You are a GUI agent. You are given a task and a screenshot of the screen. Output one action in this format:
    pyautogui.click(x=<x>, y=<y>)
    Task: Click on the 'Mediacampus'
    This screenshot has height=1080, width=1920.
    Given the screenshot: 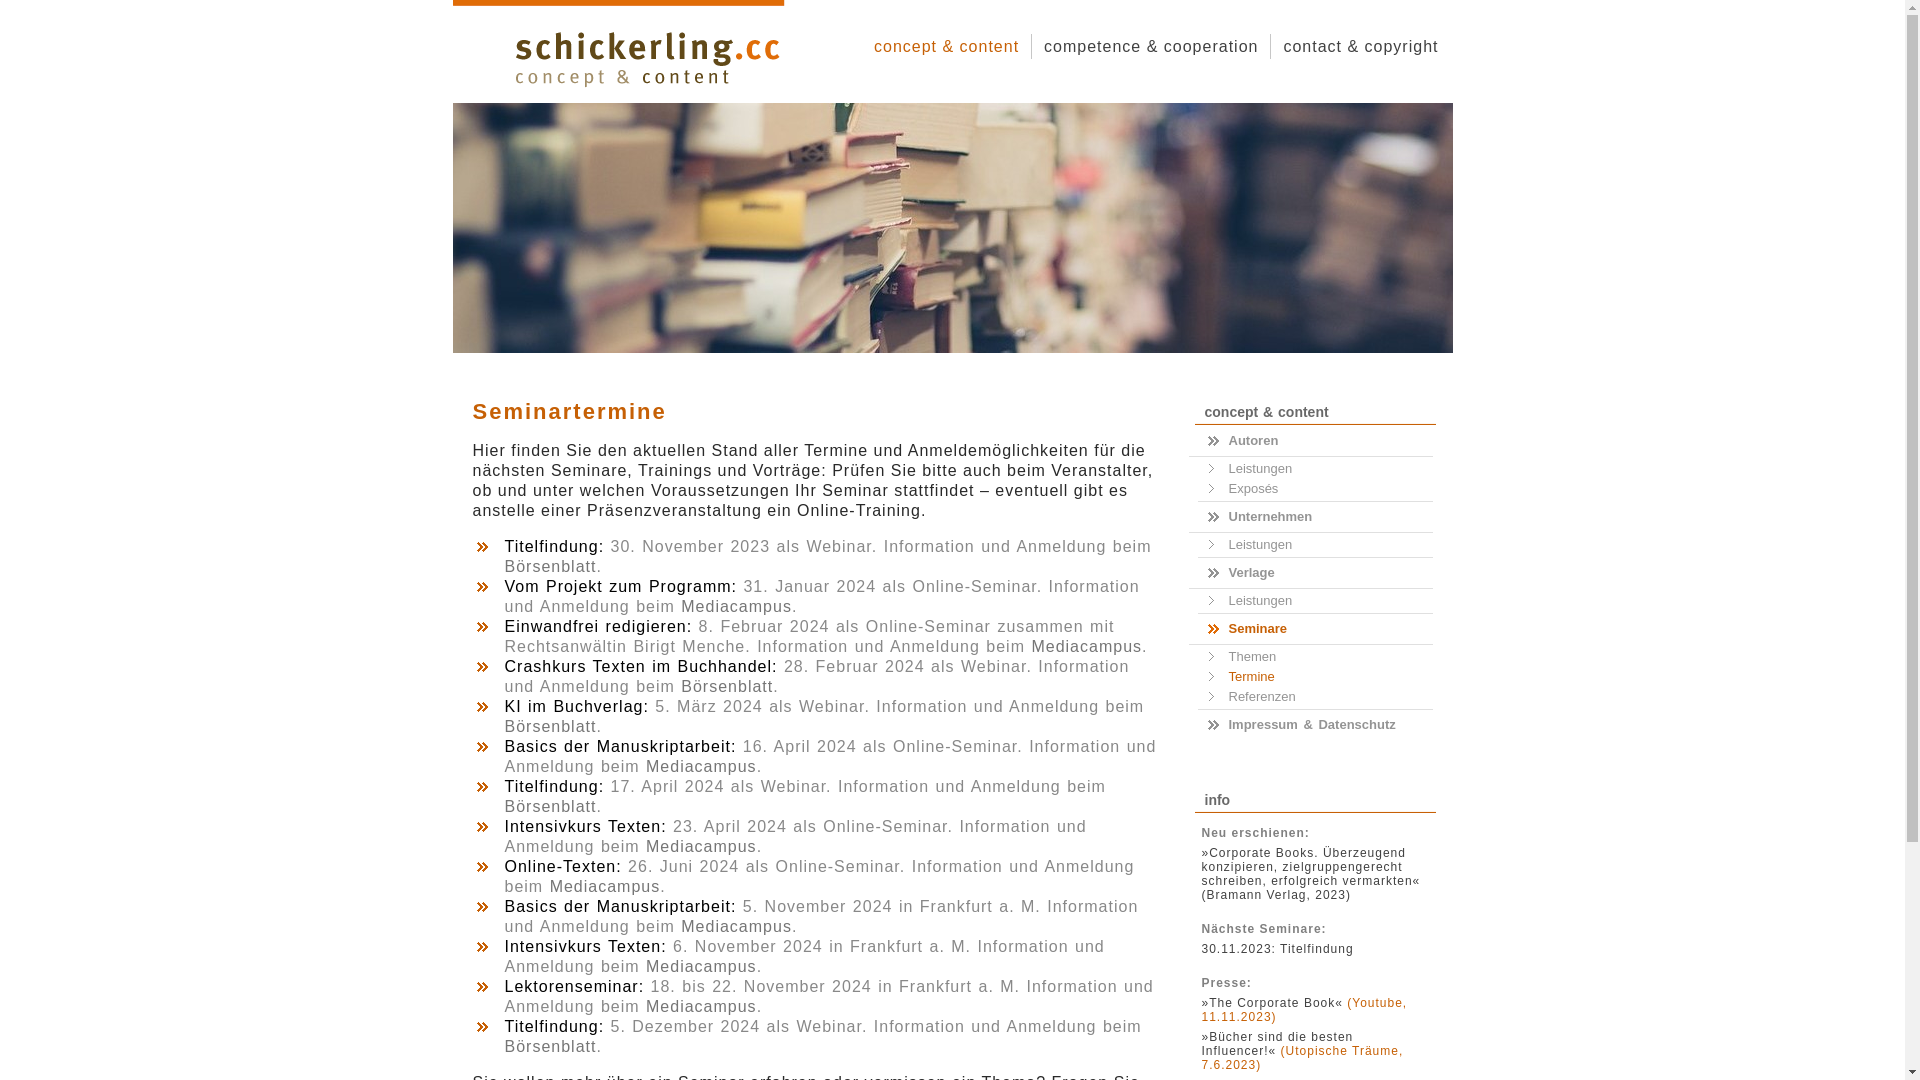 What is the action you would take?
    pyautogui.click(x=646, y=765)
    